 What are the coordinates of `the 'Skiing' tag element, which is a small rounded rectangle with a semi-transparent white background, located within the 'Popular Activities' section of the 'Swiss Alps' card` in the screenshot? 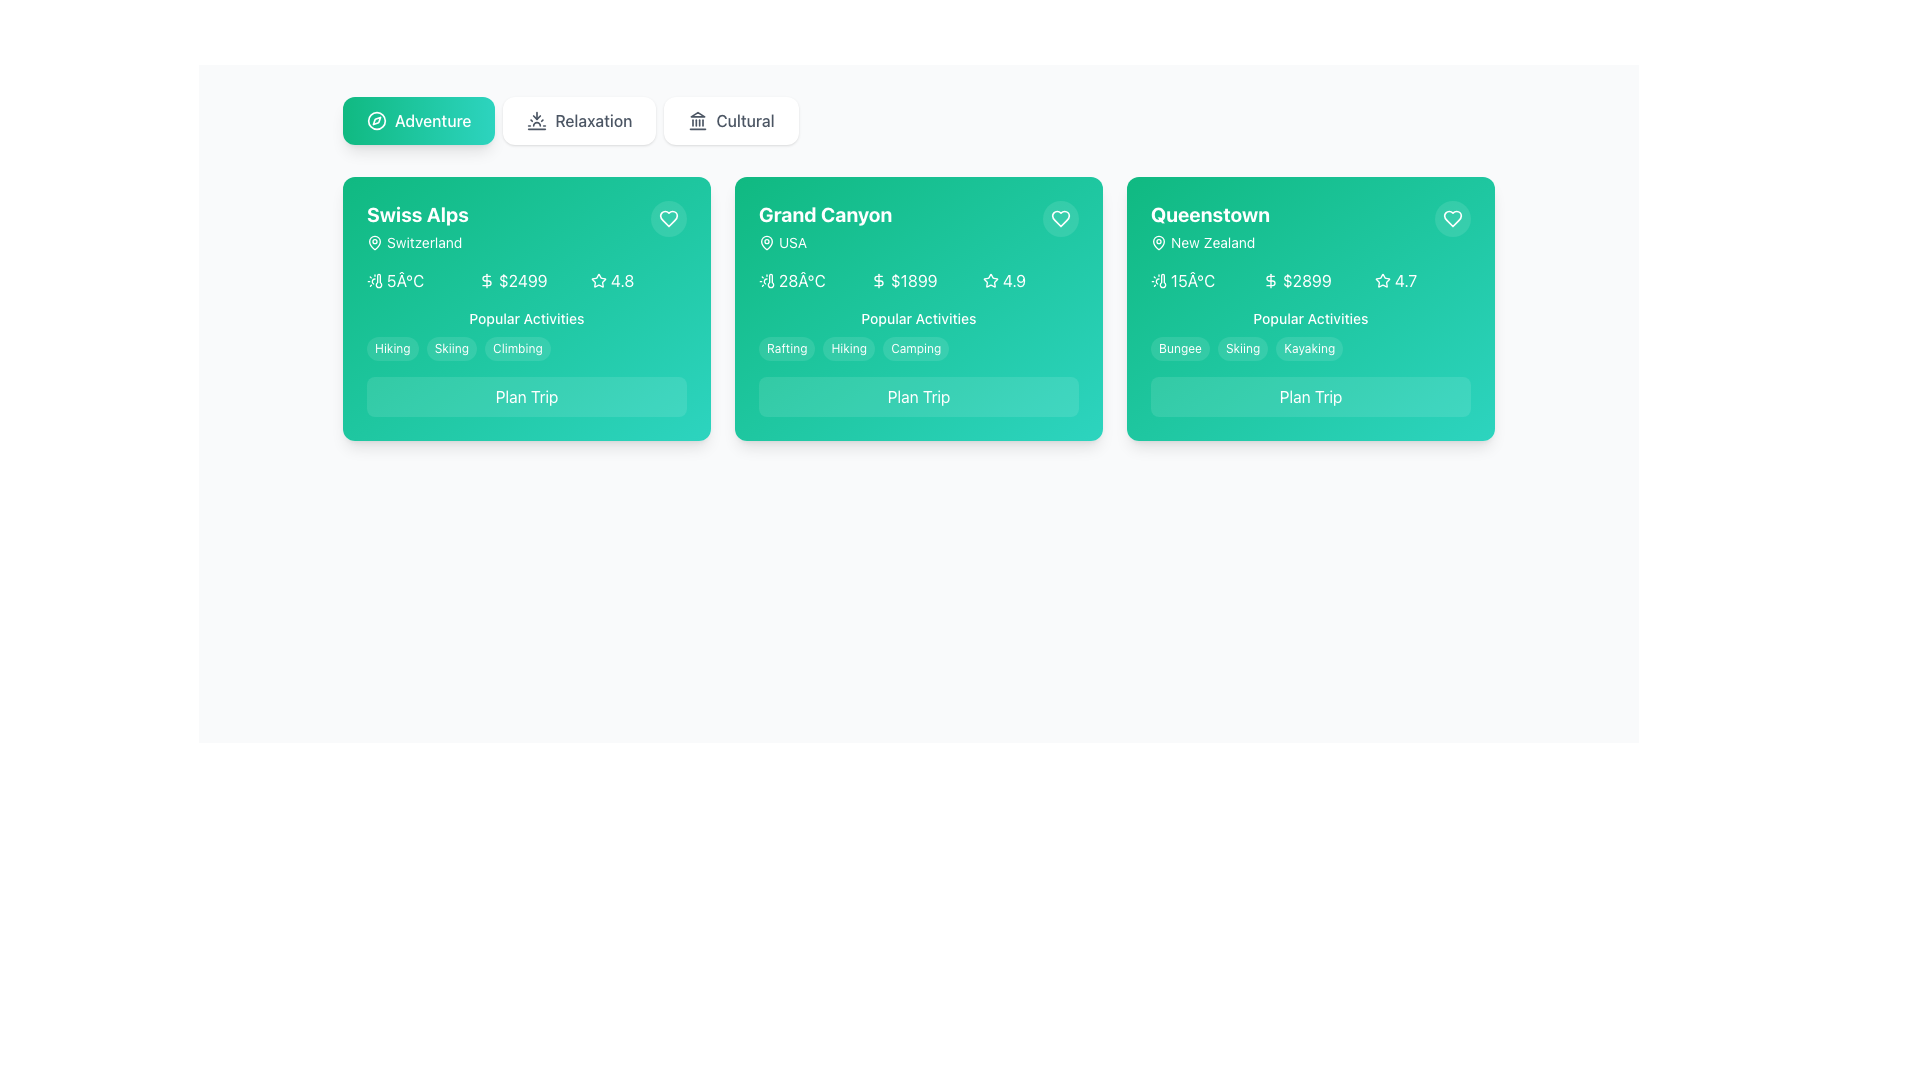 It's located at (450, 347).